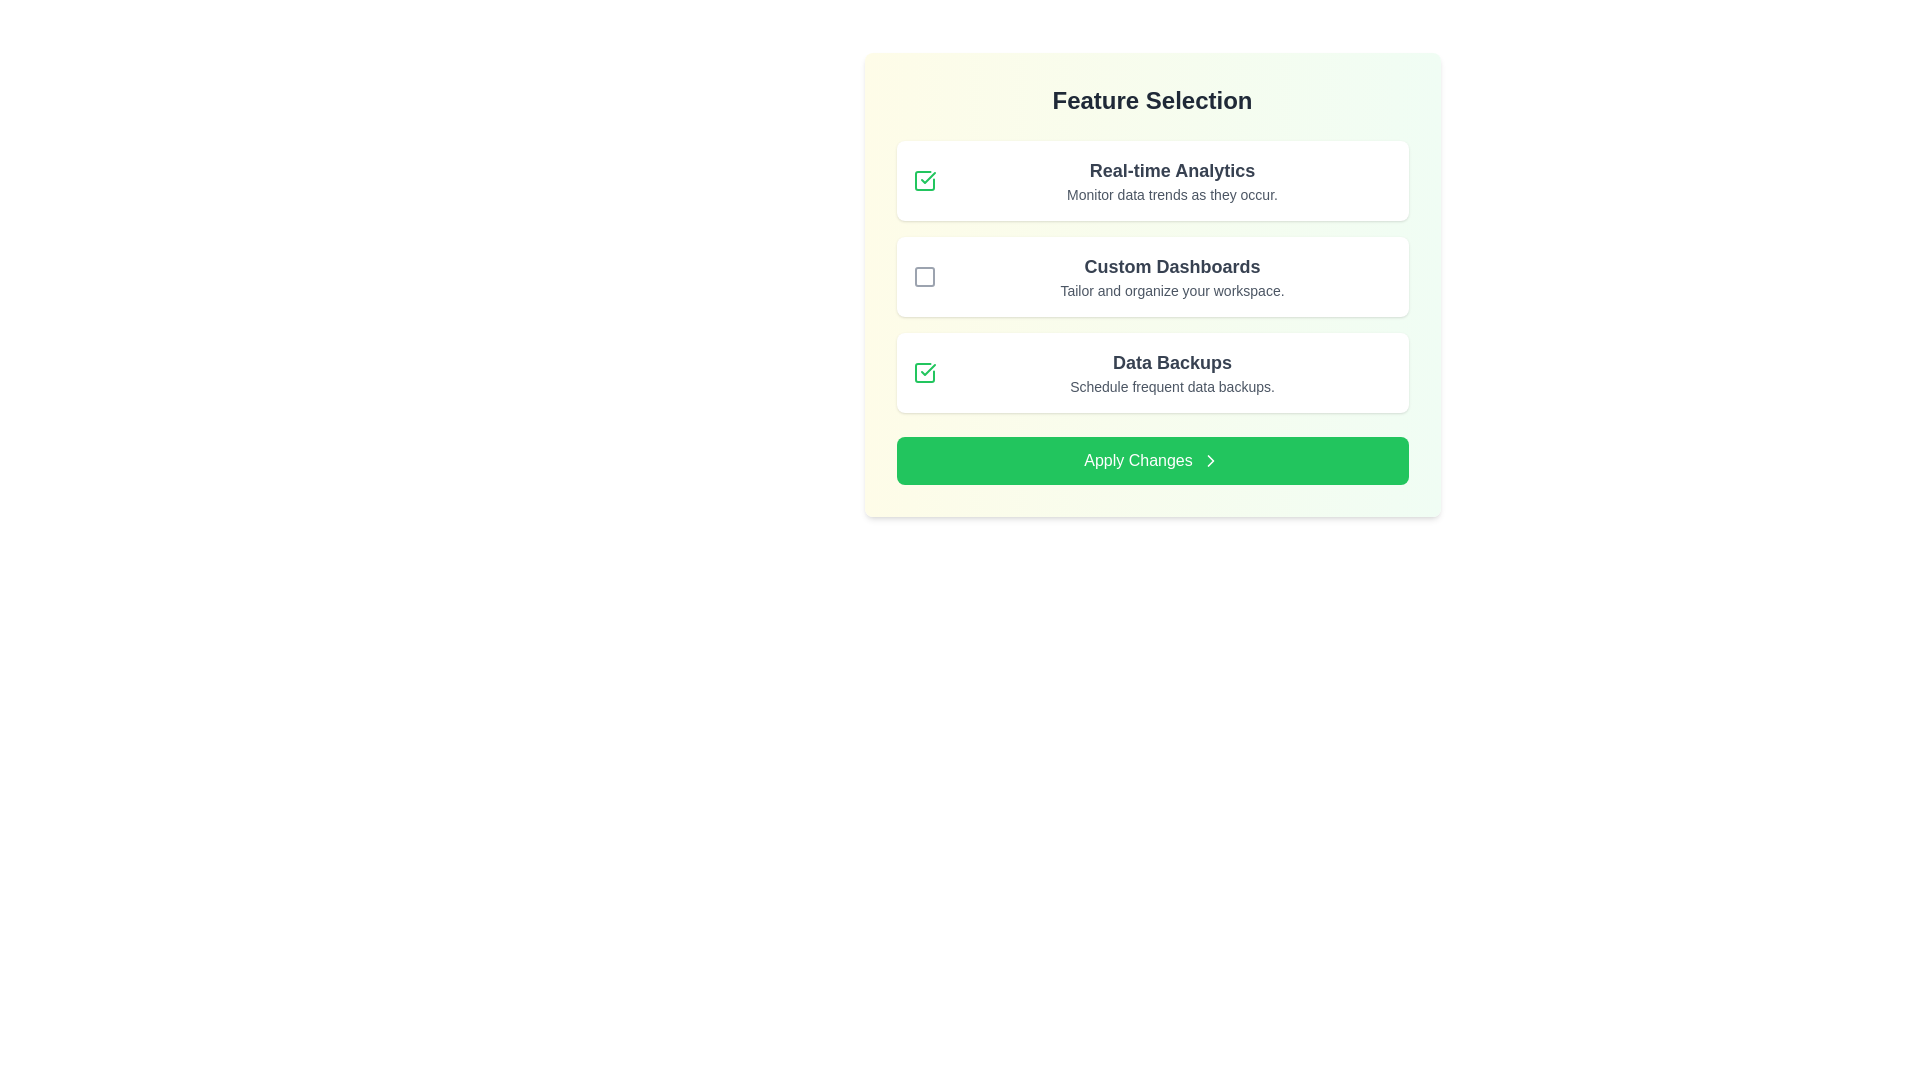 This screenshot has height=1080, width=1920. I want to click on the checkbox with a green tick mark located to the left of the 'Data Backups' list item in the 'Feature Selection' section, so click(923, 373).